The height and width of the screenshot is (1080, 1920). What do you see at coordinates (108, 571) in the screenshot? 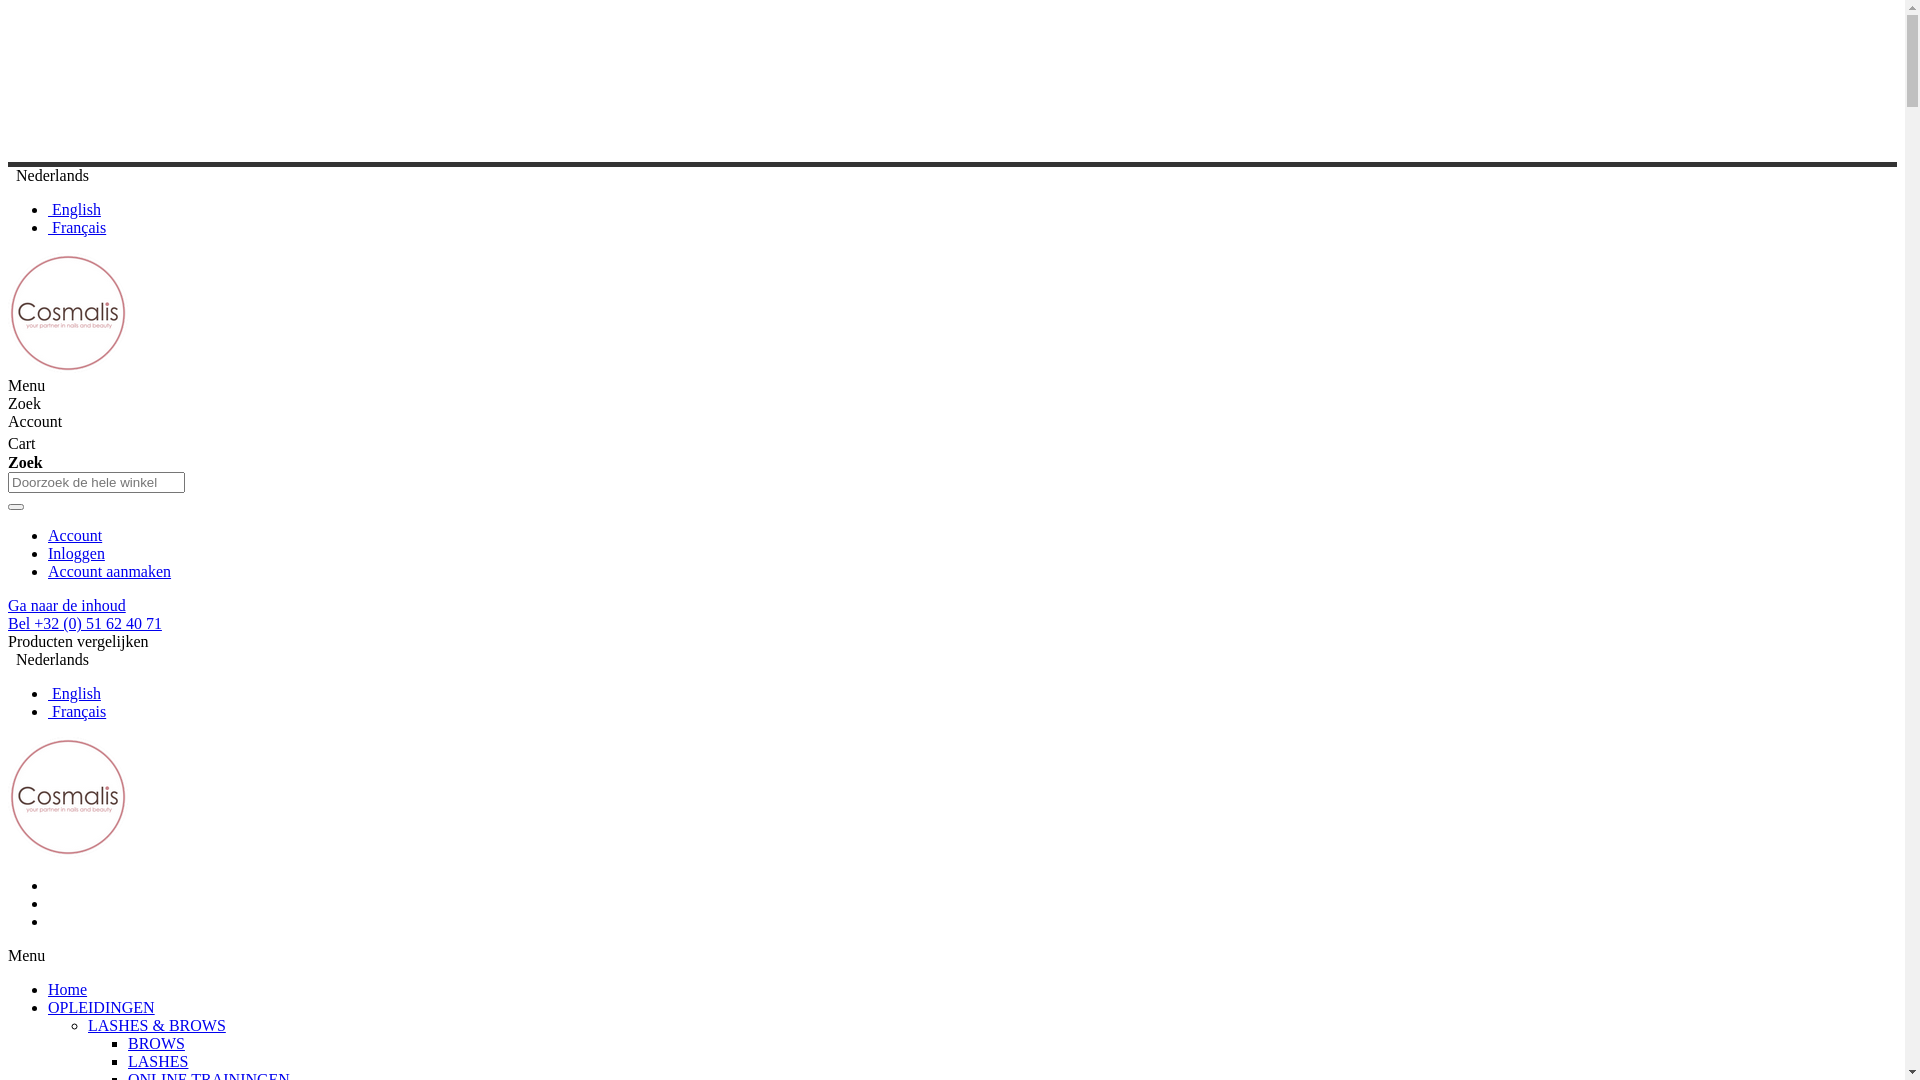
I see `'Account aanmaken'` at bounding box center [108, 571].